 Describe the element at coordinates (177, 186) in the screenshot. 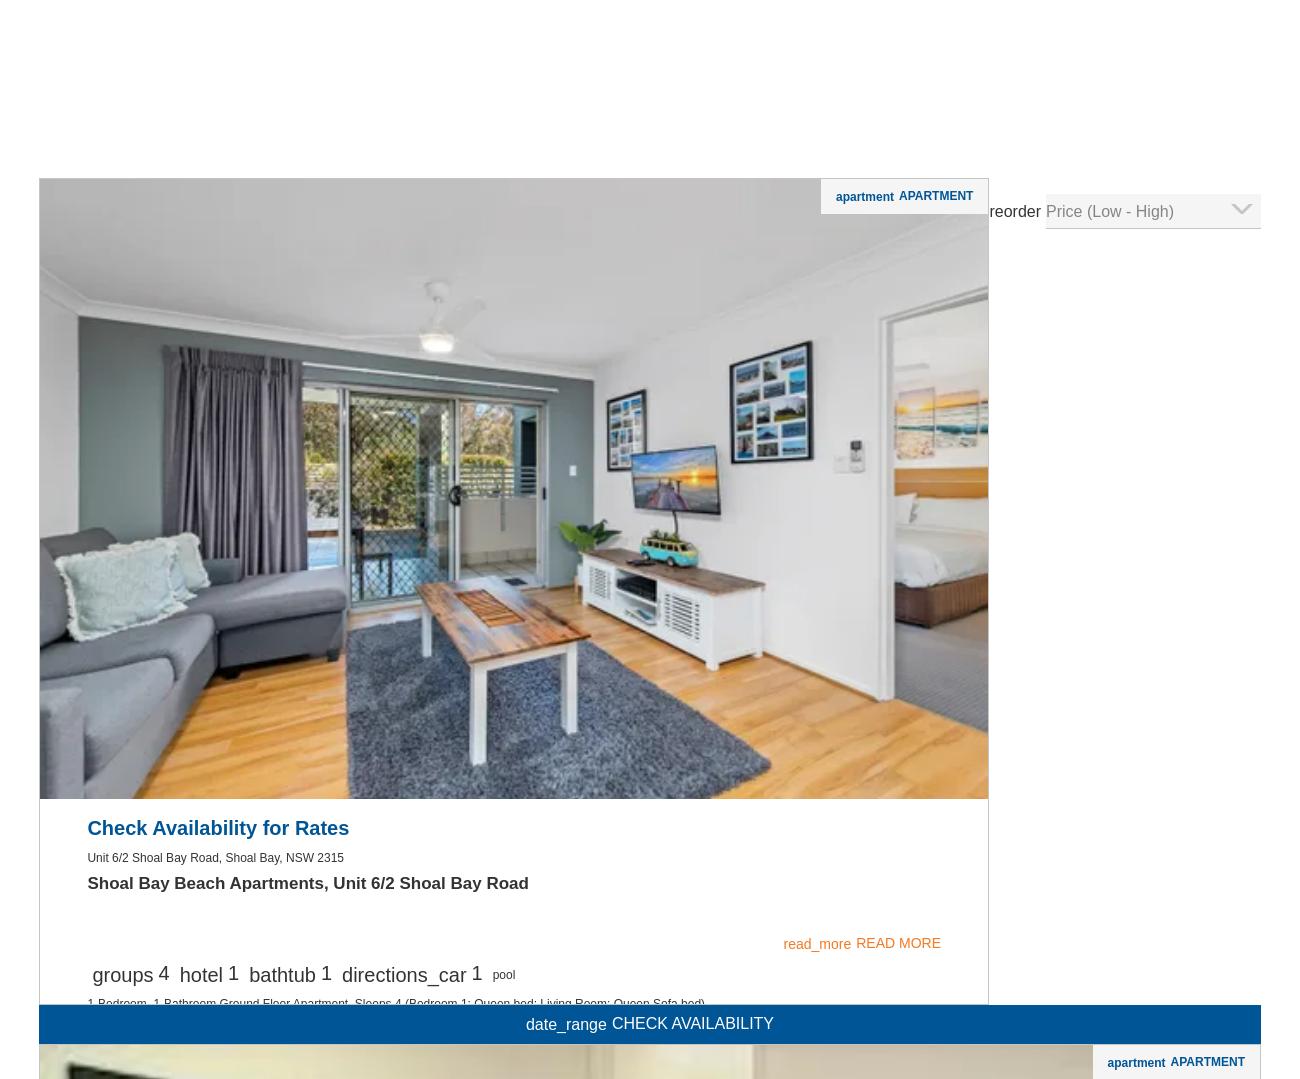

I see `'6'` at that location.